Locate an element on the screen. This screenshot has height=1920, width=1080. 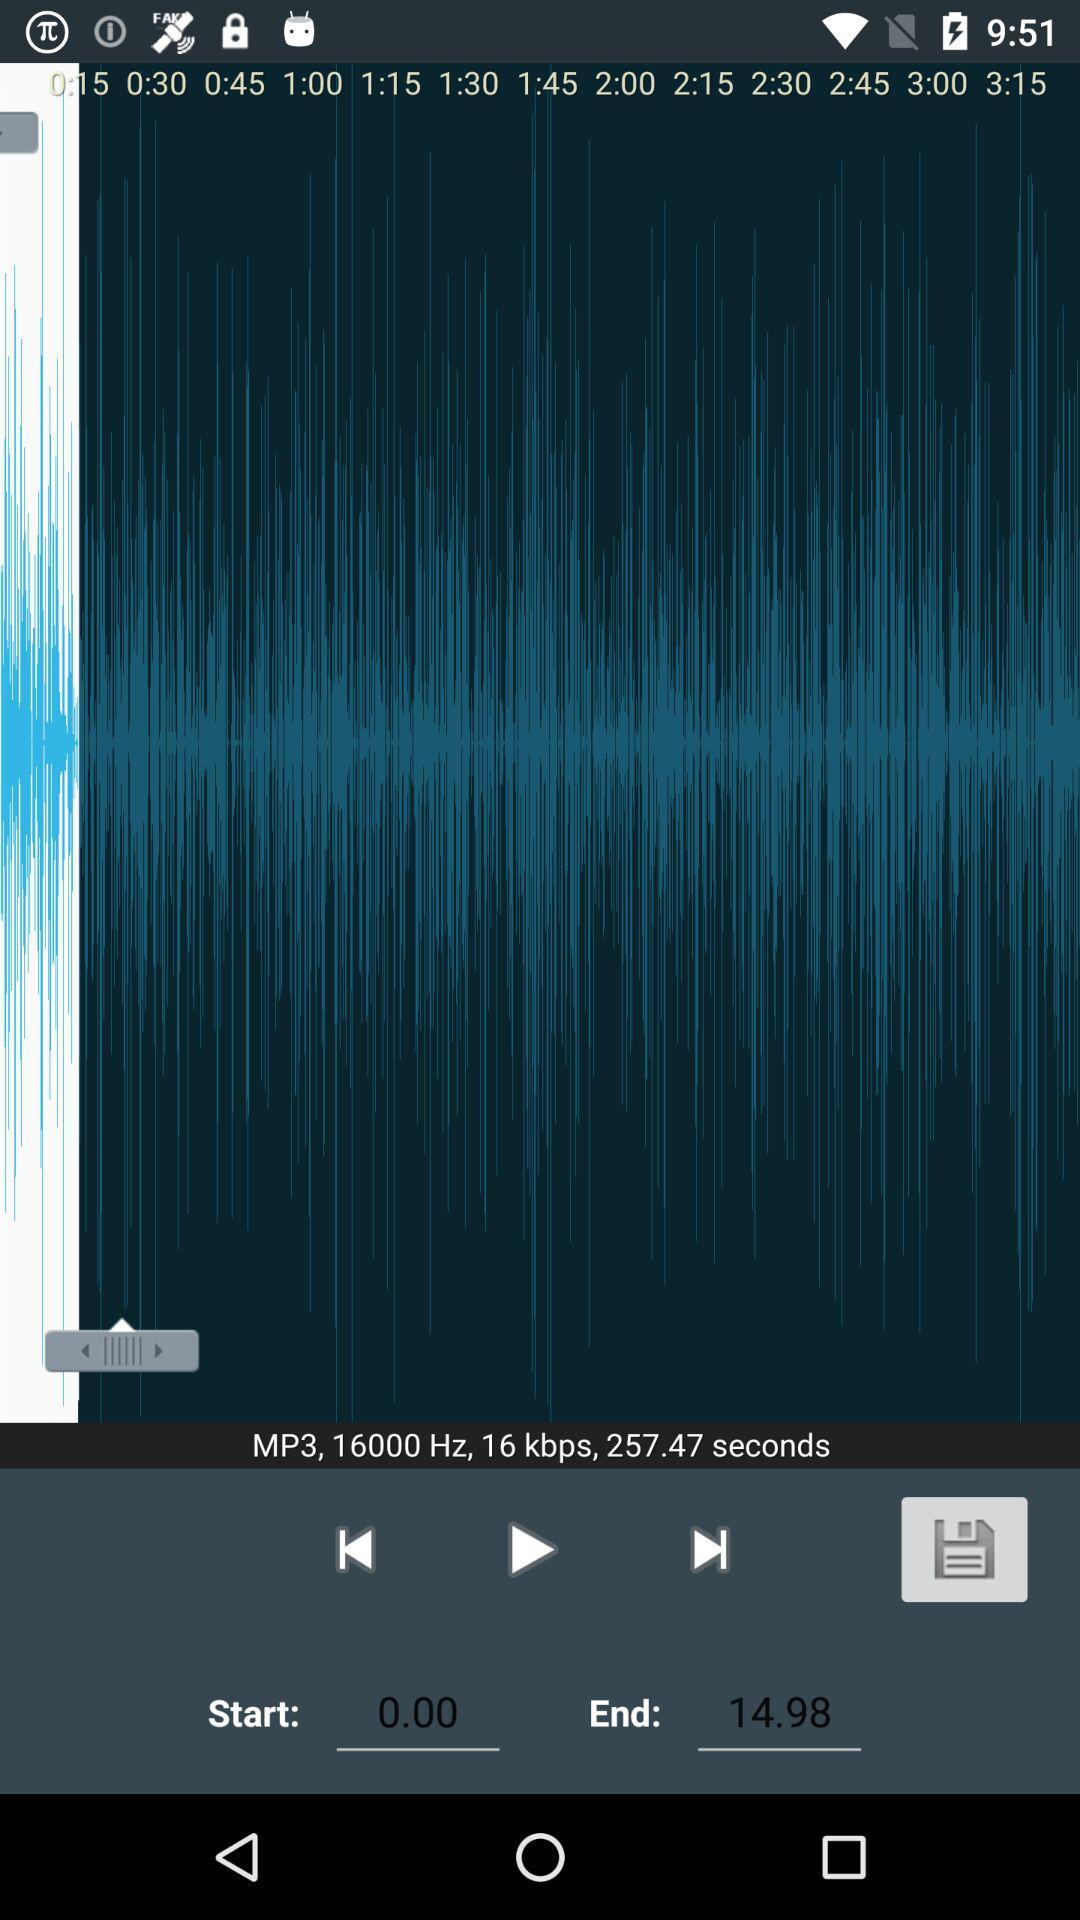
the button right to the play button is located at coordinates (708, 1548).